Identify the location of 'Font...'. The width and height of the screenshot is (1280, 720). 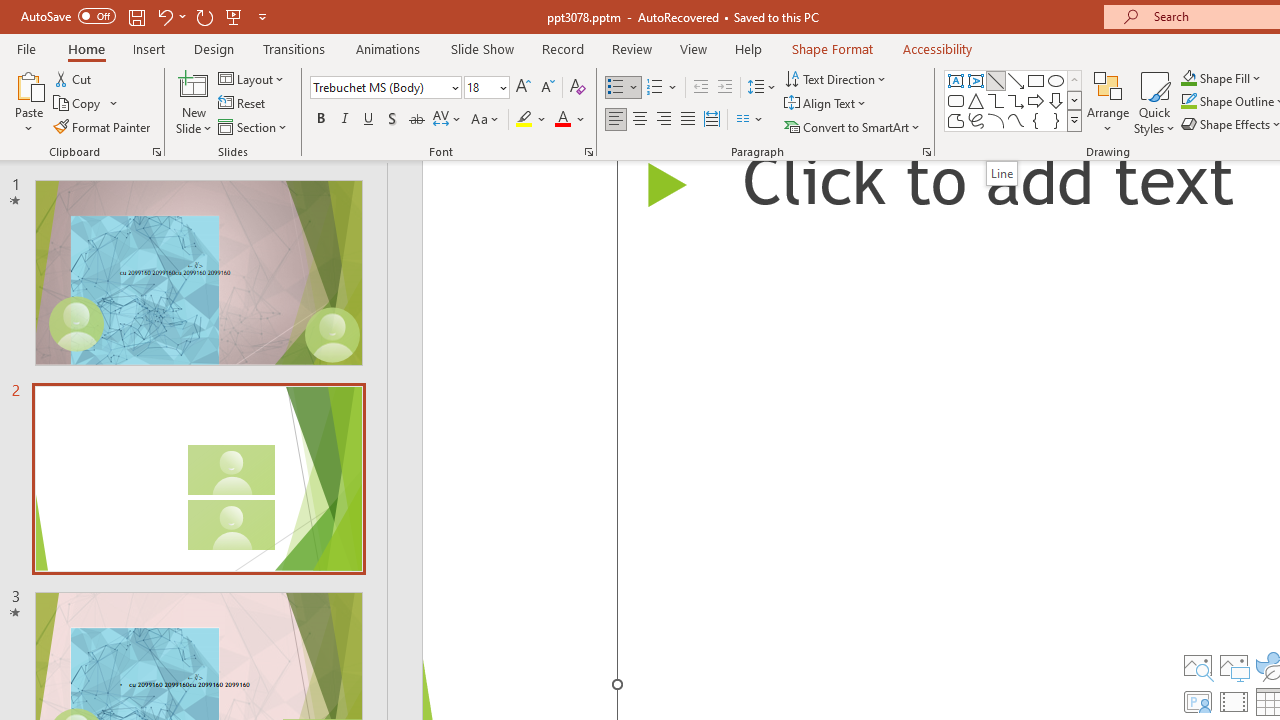
(587, 150).